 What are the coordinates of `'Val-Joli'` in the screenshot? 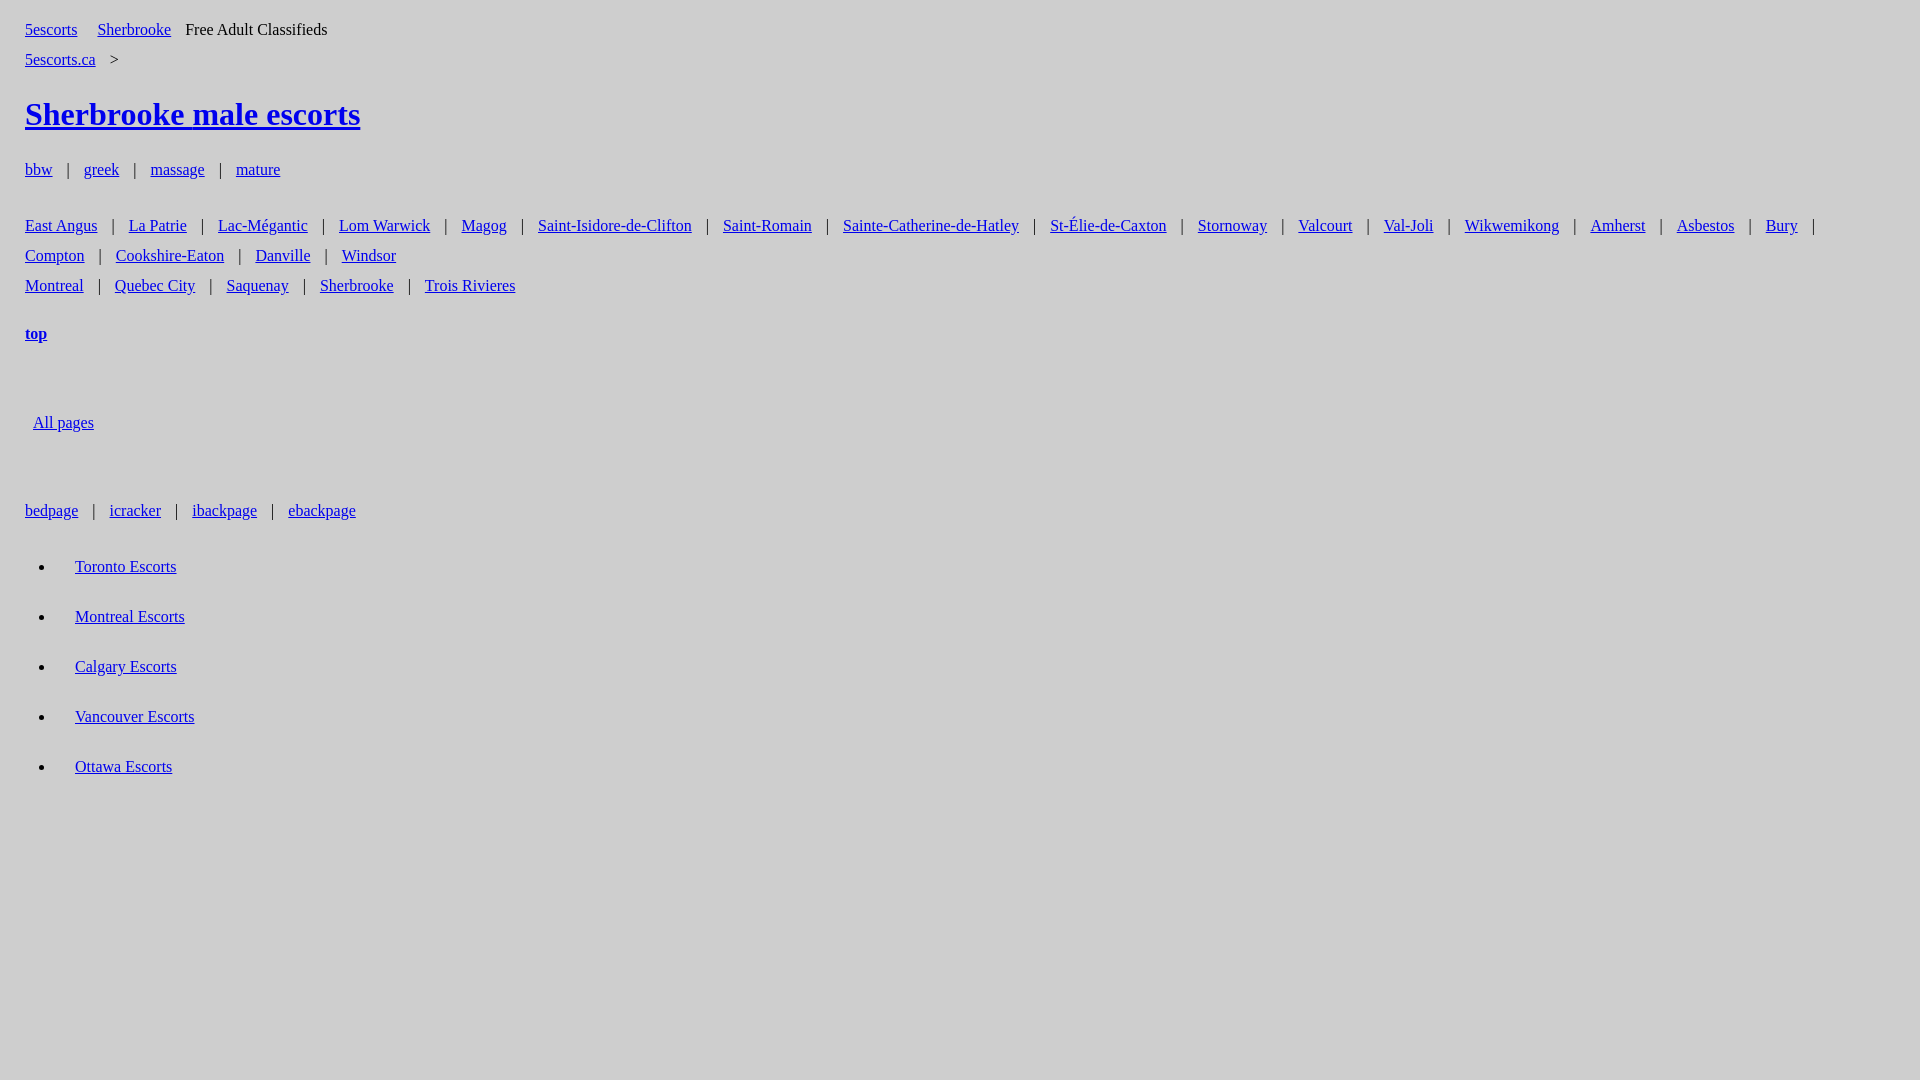 It's located at (1408, 225).